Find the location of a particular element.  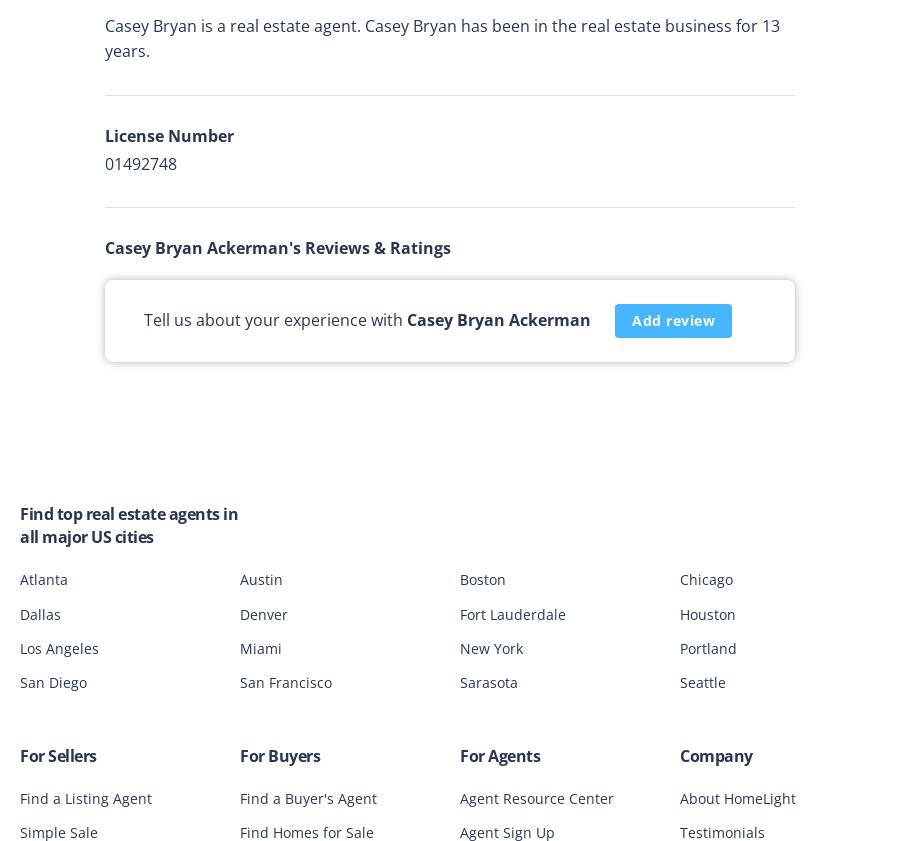

'Find a Buyer's Agent' is located at coordinates (307, 797).